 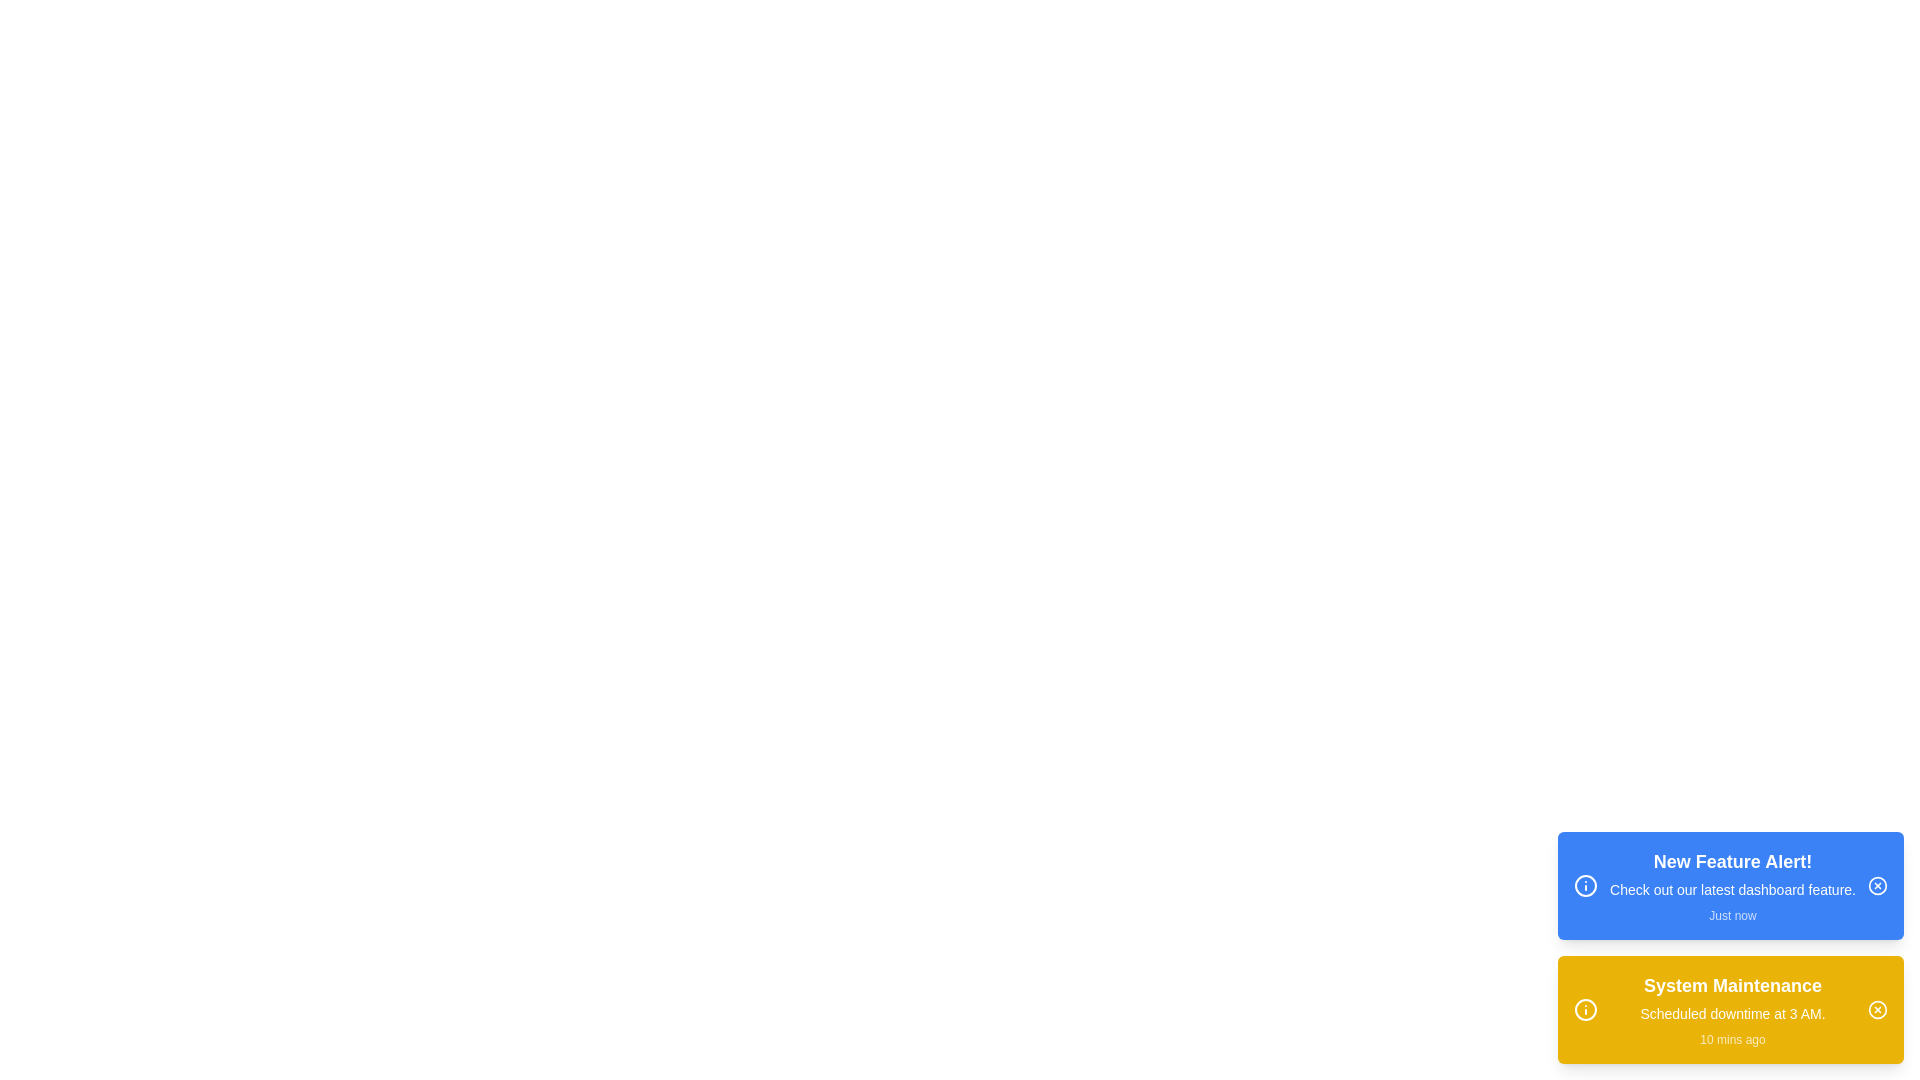 I want to click on the close button of the alert, so click(x=1876, y=885).